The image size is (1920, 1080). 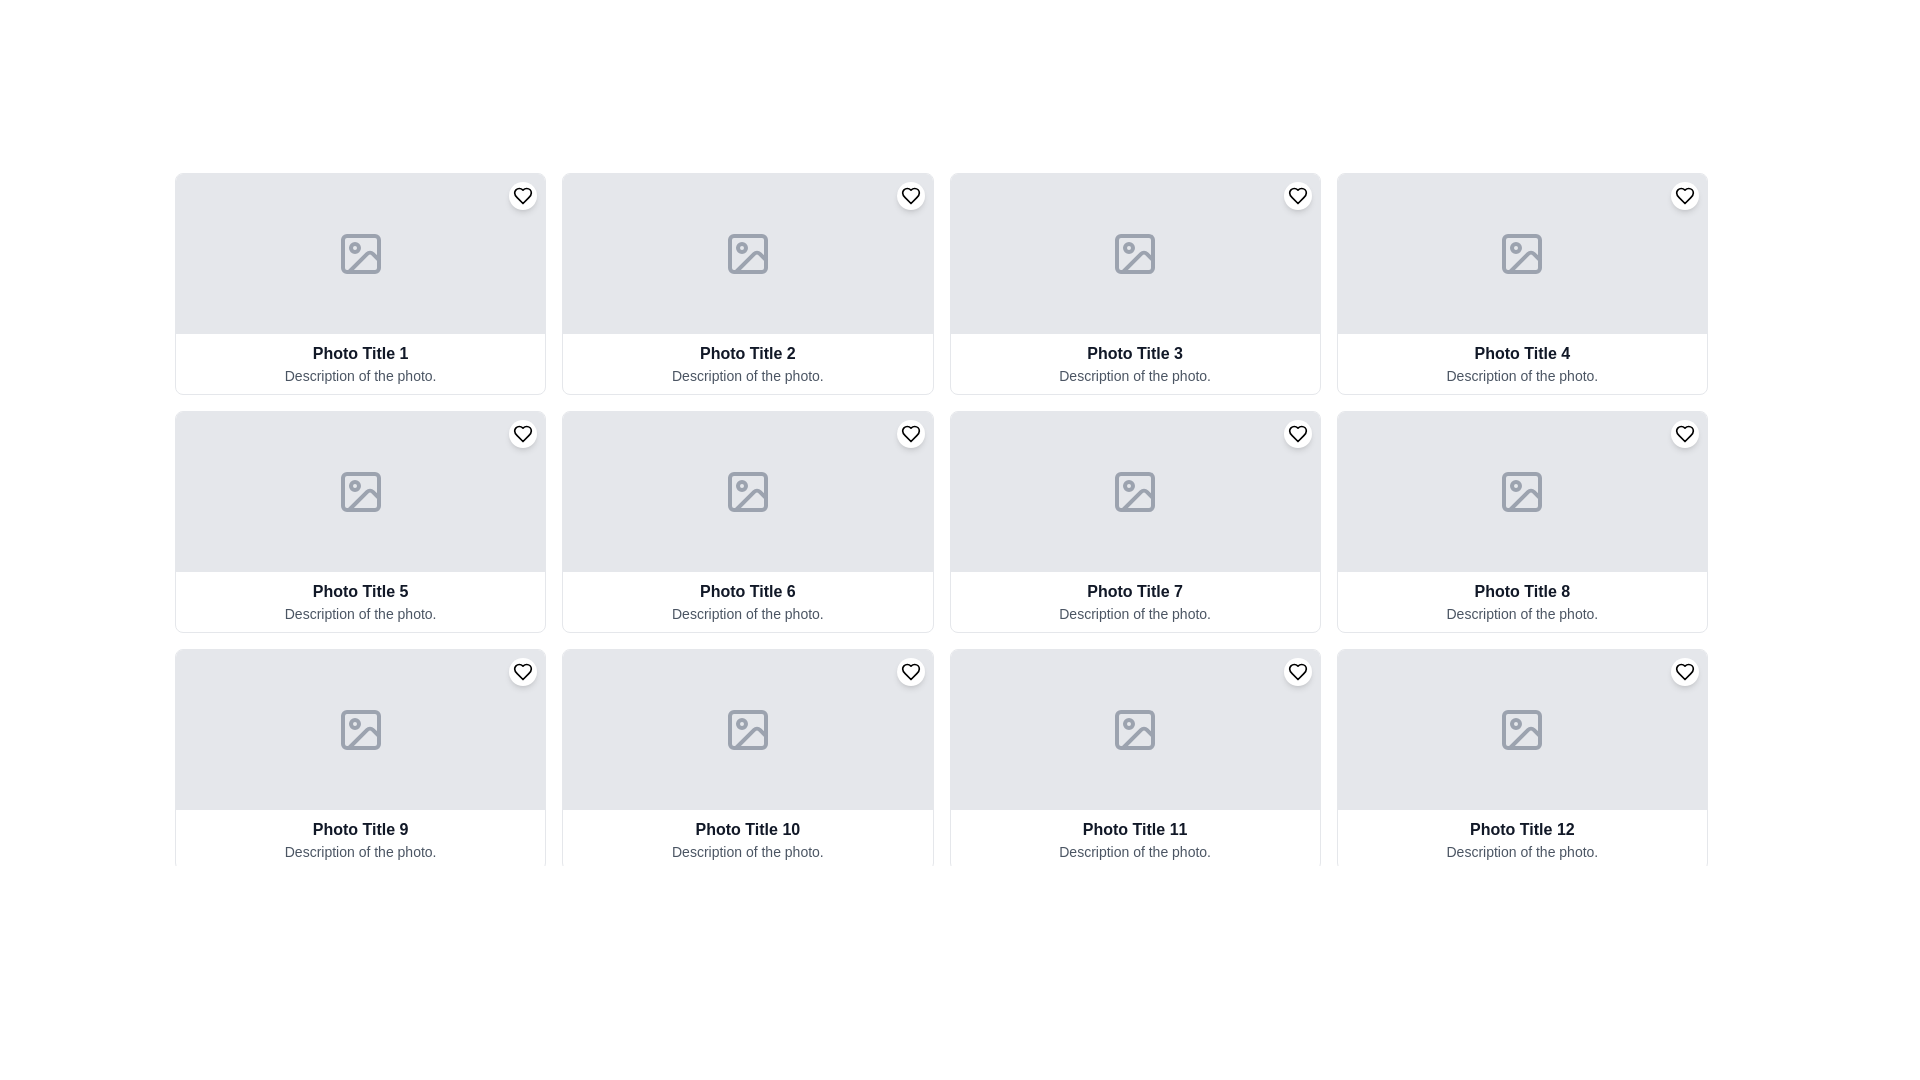 I want to click on the favorite or like button located at the top-right corner of the card labeled 'Photo Title 3' to like the item, so click(x=1297, y=196).